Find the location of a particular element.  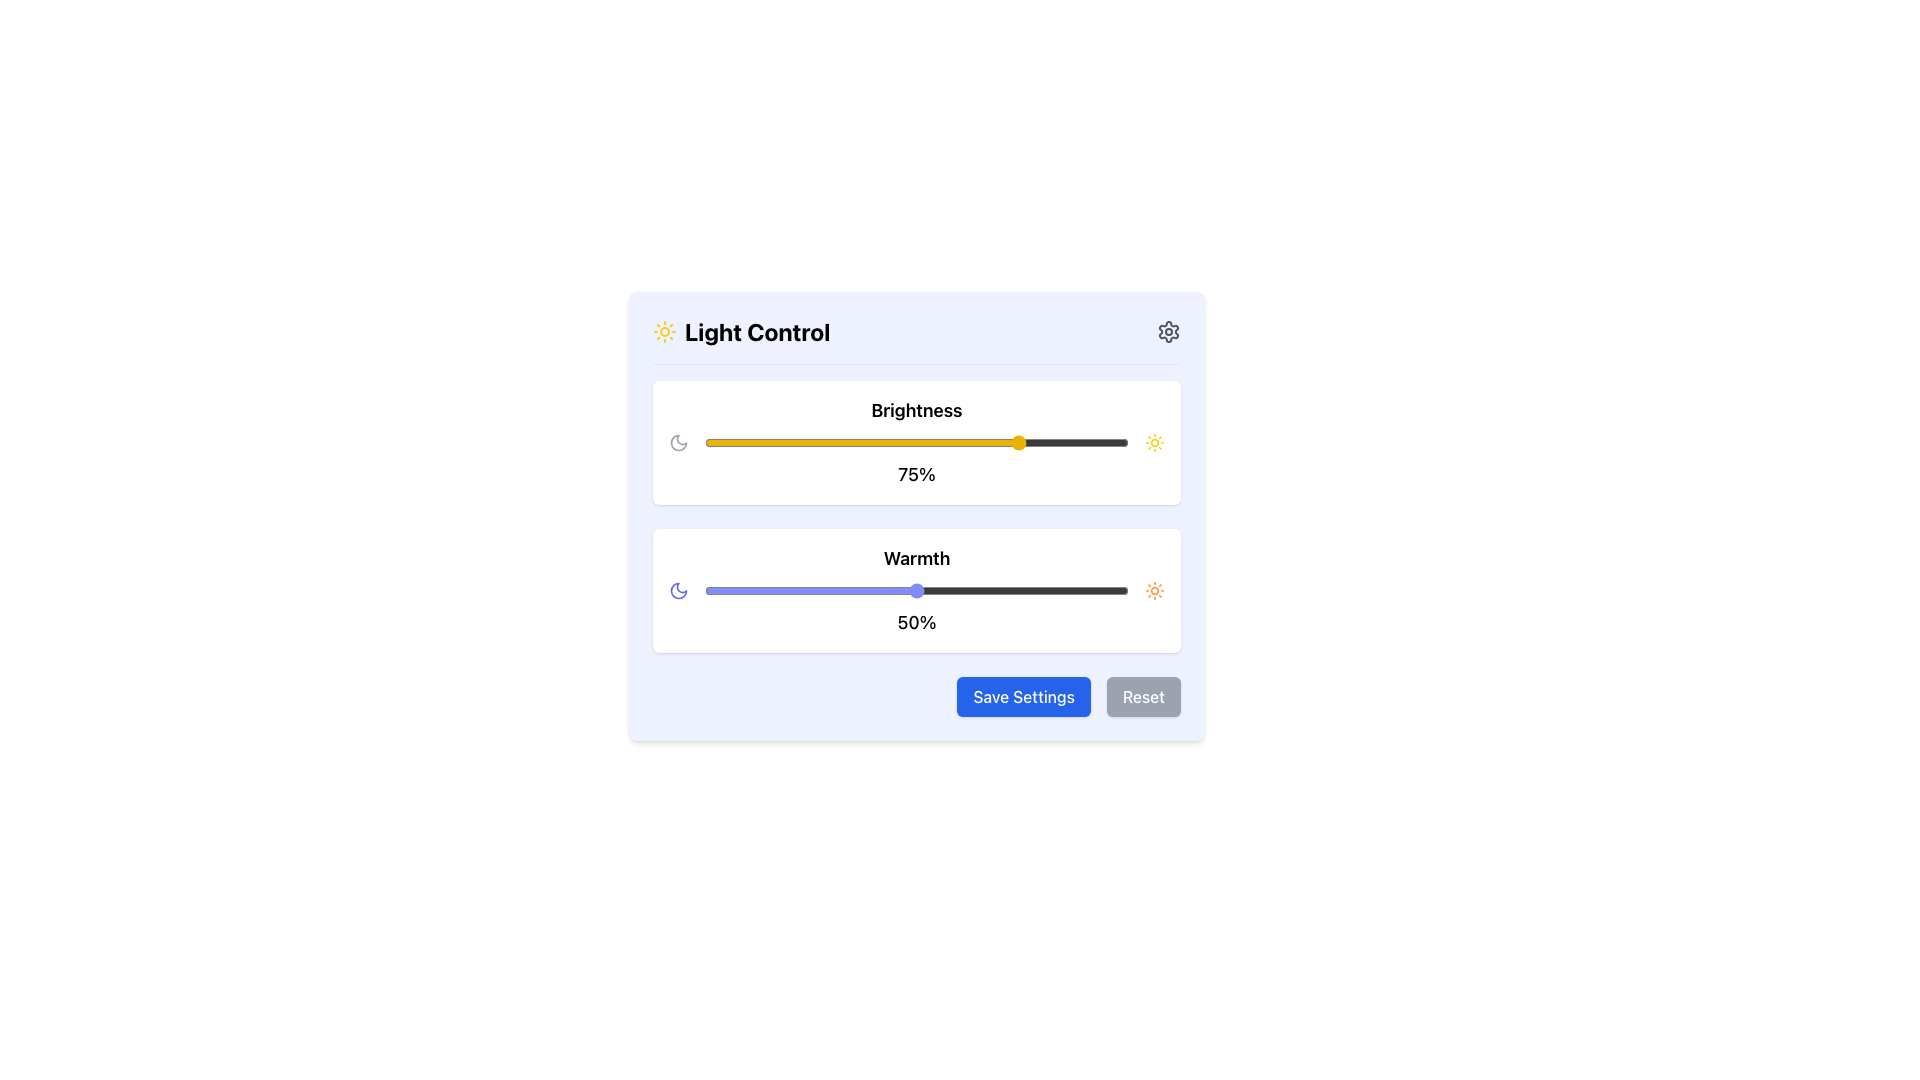

warmth is located at coordinates (920, 589).